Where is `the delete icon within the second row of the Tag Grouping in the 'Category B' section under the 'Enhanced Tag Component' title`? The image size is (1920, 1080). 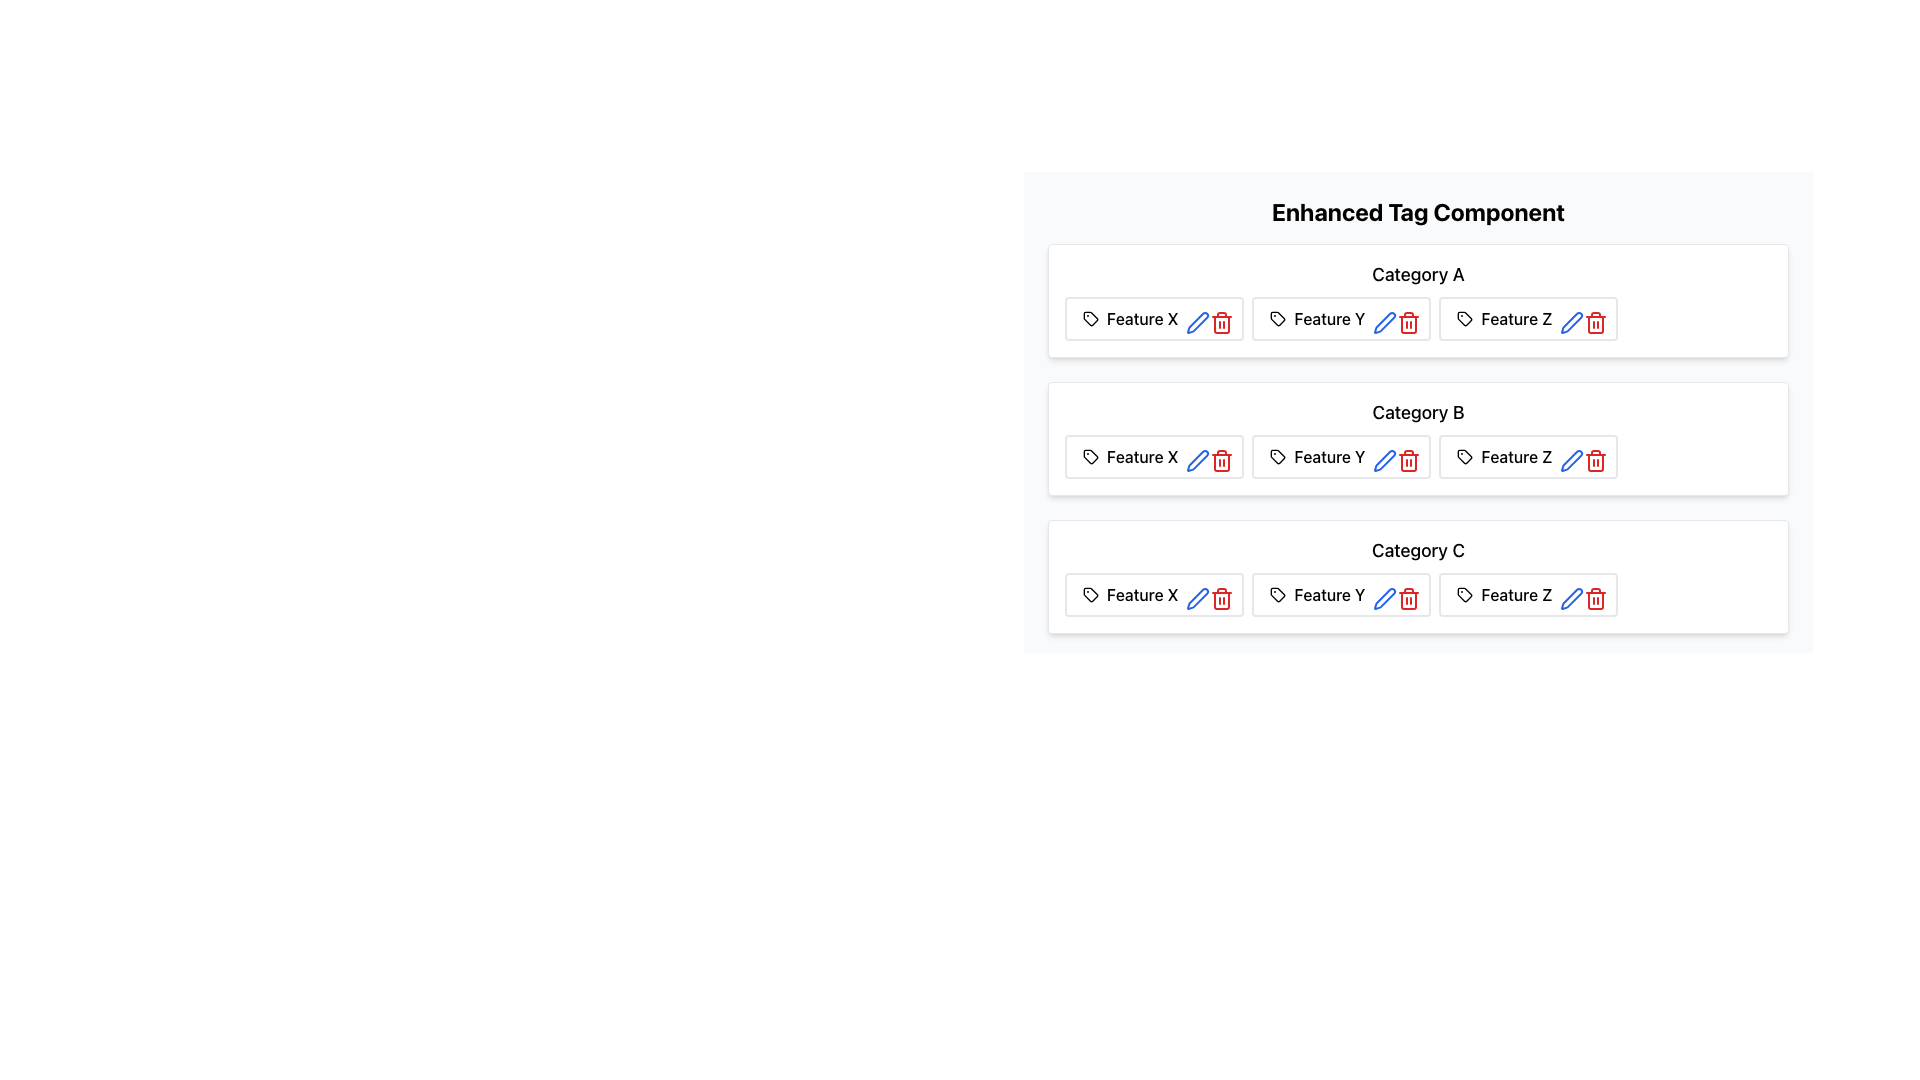 the delete icon within the second row of the Tag Grouping in the 'Category B' section under the 'Enhanced Tag Component' title is located at coordinates (1417, 456).